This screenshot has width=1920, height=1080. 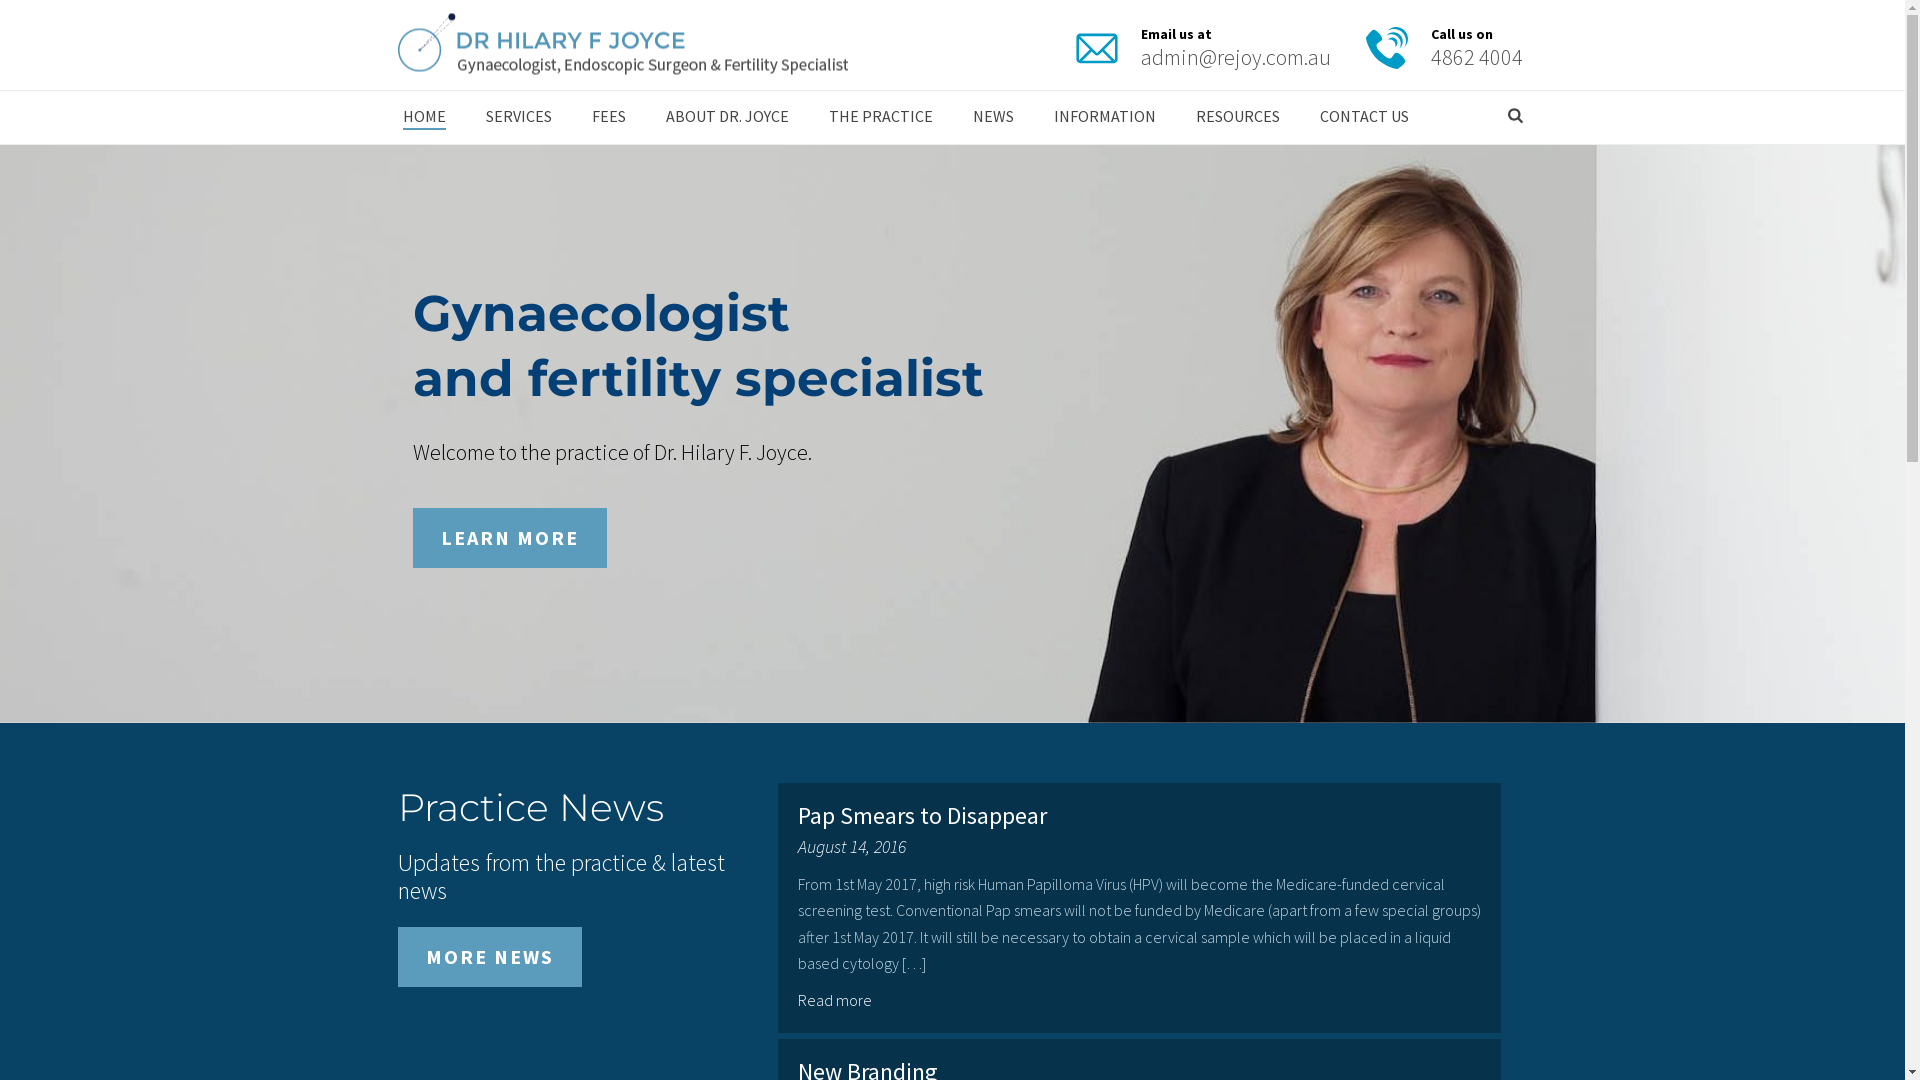 I want to click on 'MORE NEWS', so click(x=489, y=955).